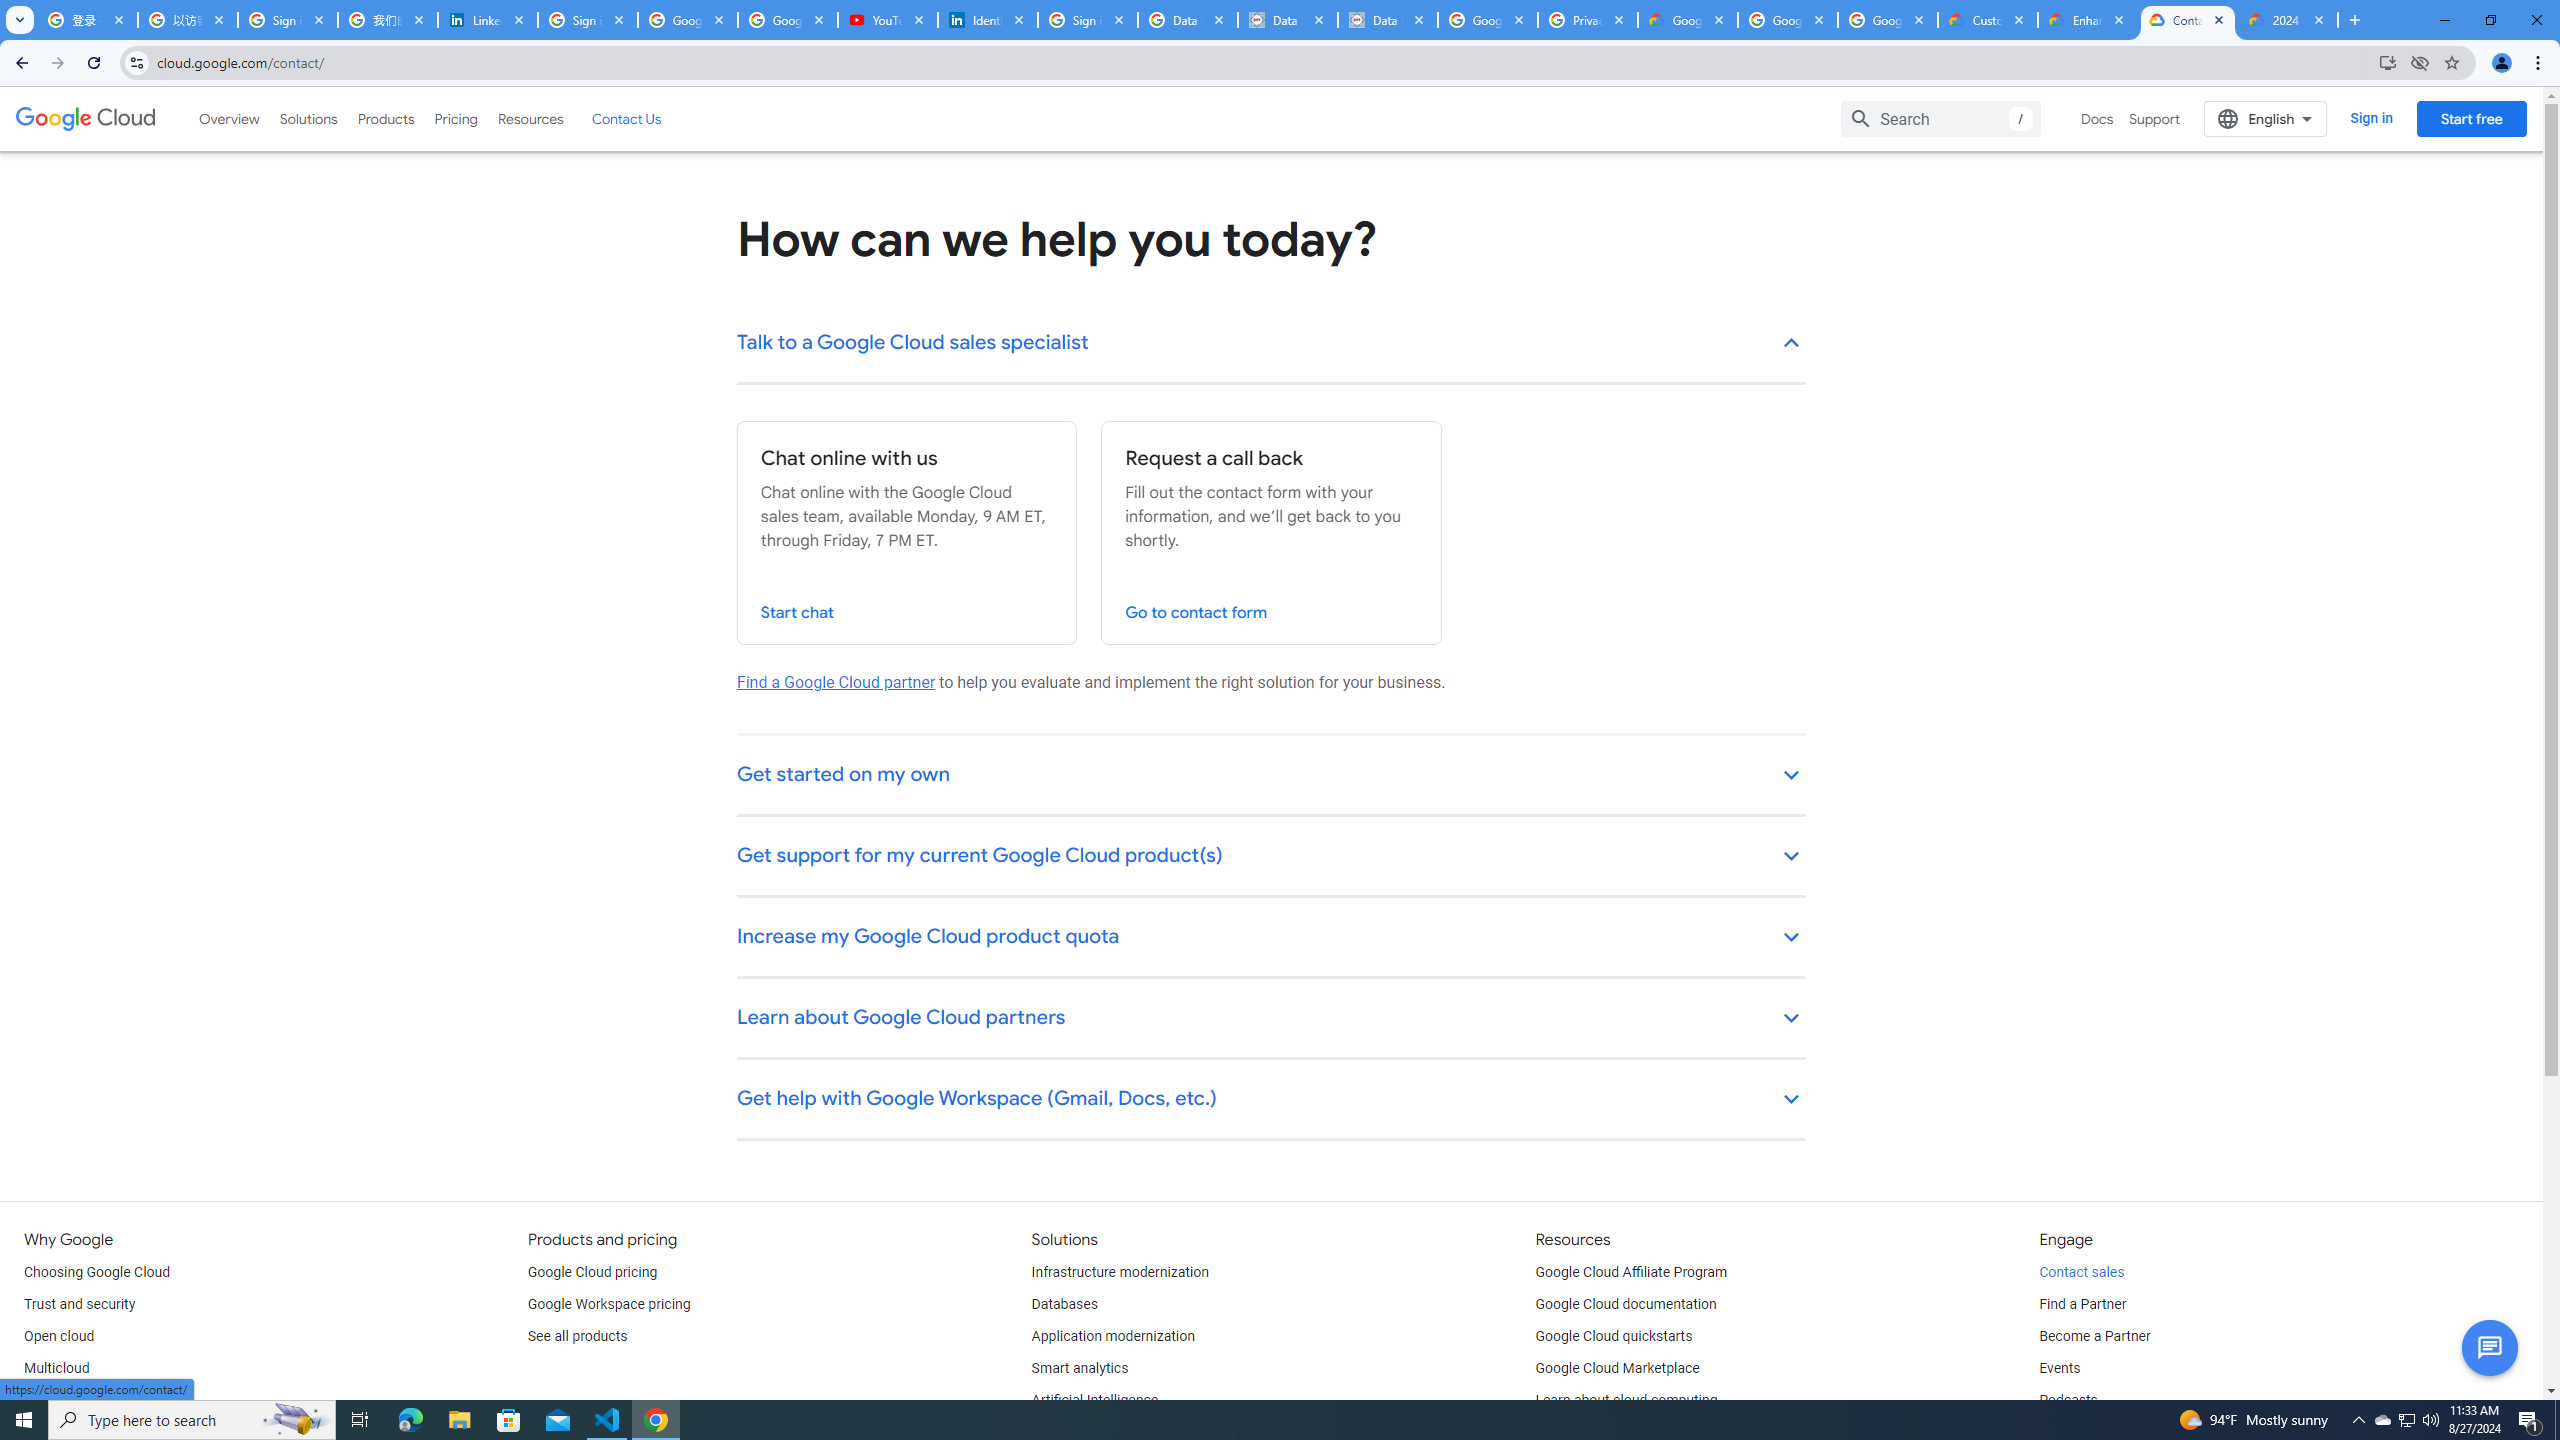  I want to click on 'LinkedIn Privacy Policy', so click(488, 19).